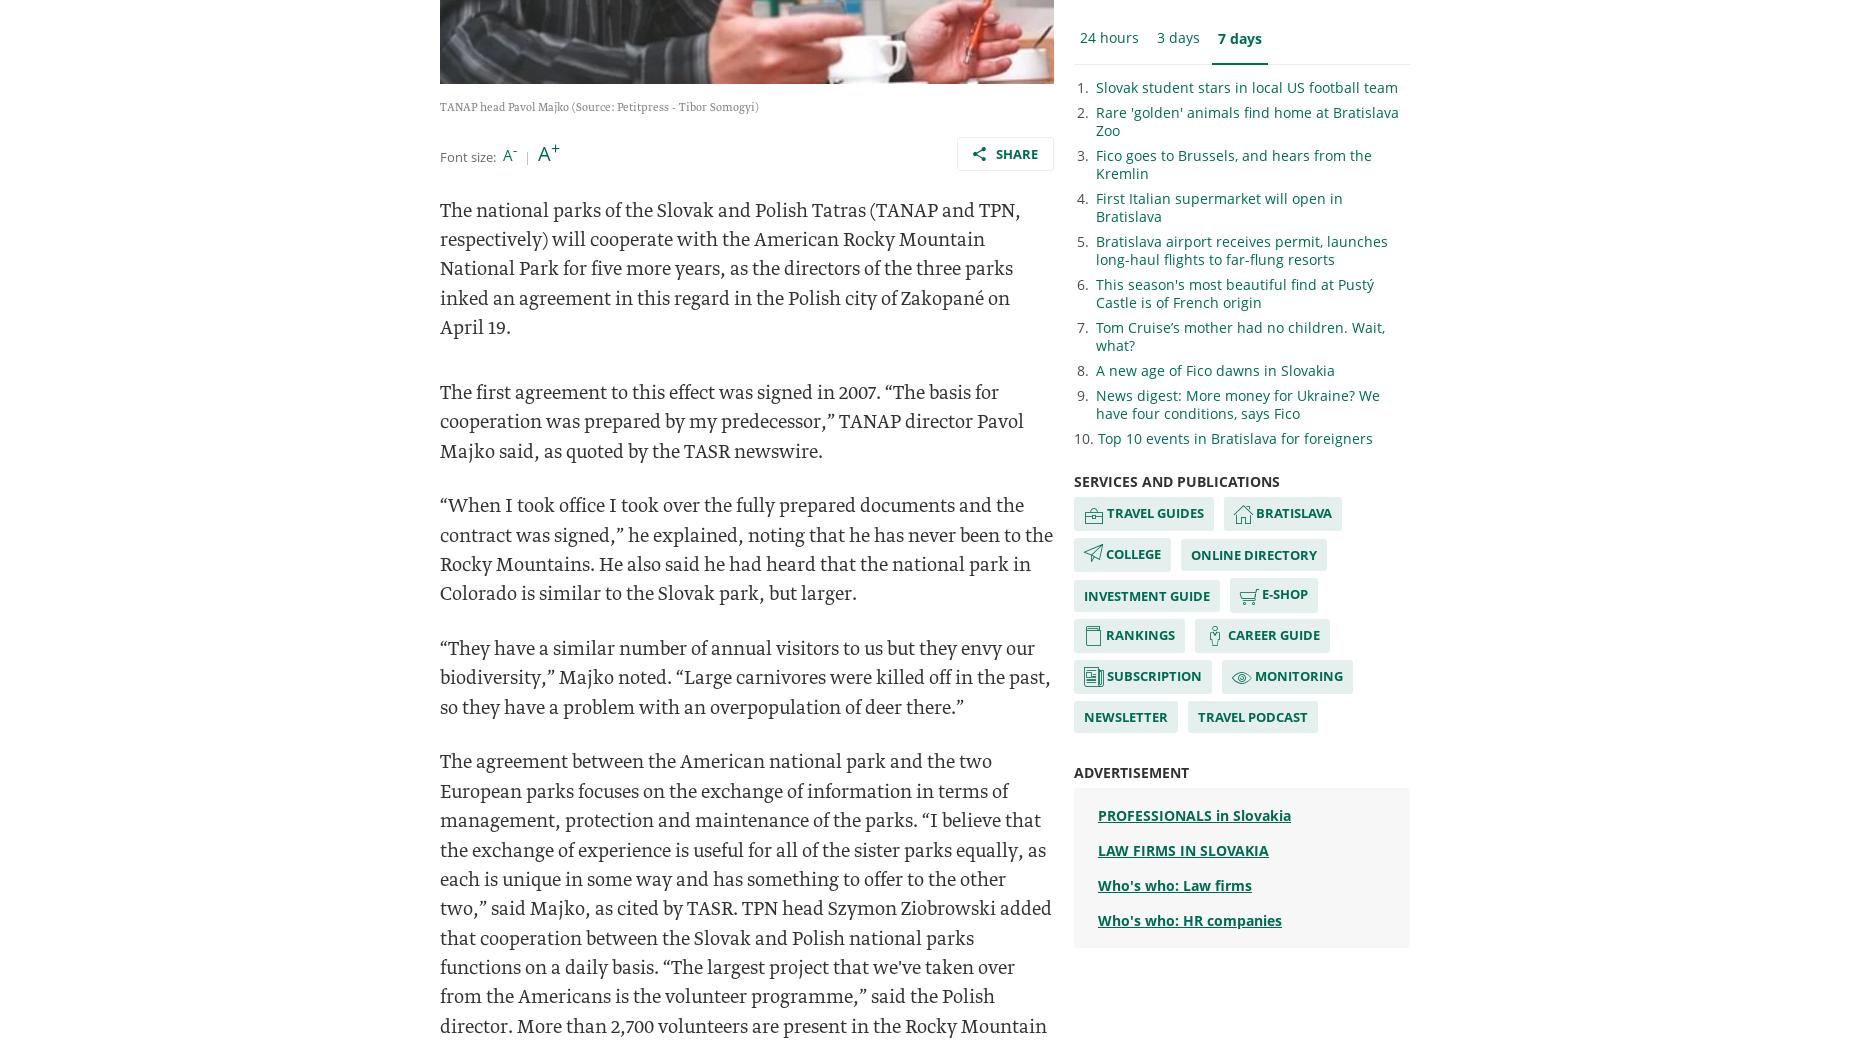 This screenshot has width=1850, height=1040. What do you see at coordinates (746, 549) in the screenshot?
I see `'“When I took office I took over the fully prepared documents and the contract was signed,” he explained, noting that he has never been to the Rocky Mountains. He also said he had heard that the national park in Colorado is similar to the Slovak park, but larger.'` at bounding box center [746, 549].